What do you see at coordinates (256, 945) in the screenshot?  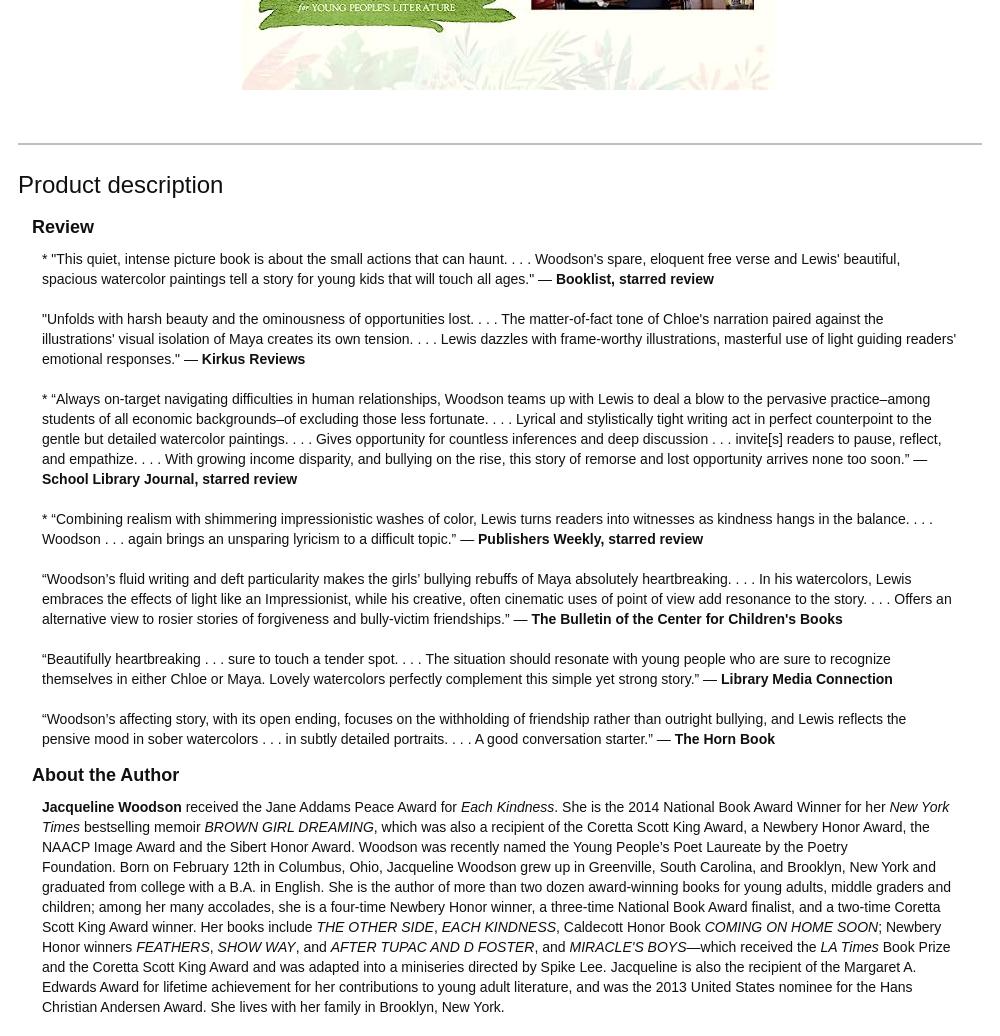 I see `'SHOW WAY'` at bounding box center [256, 945].